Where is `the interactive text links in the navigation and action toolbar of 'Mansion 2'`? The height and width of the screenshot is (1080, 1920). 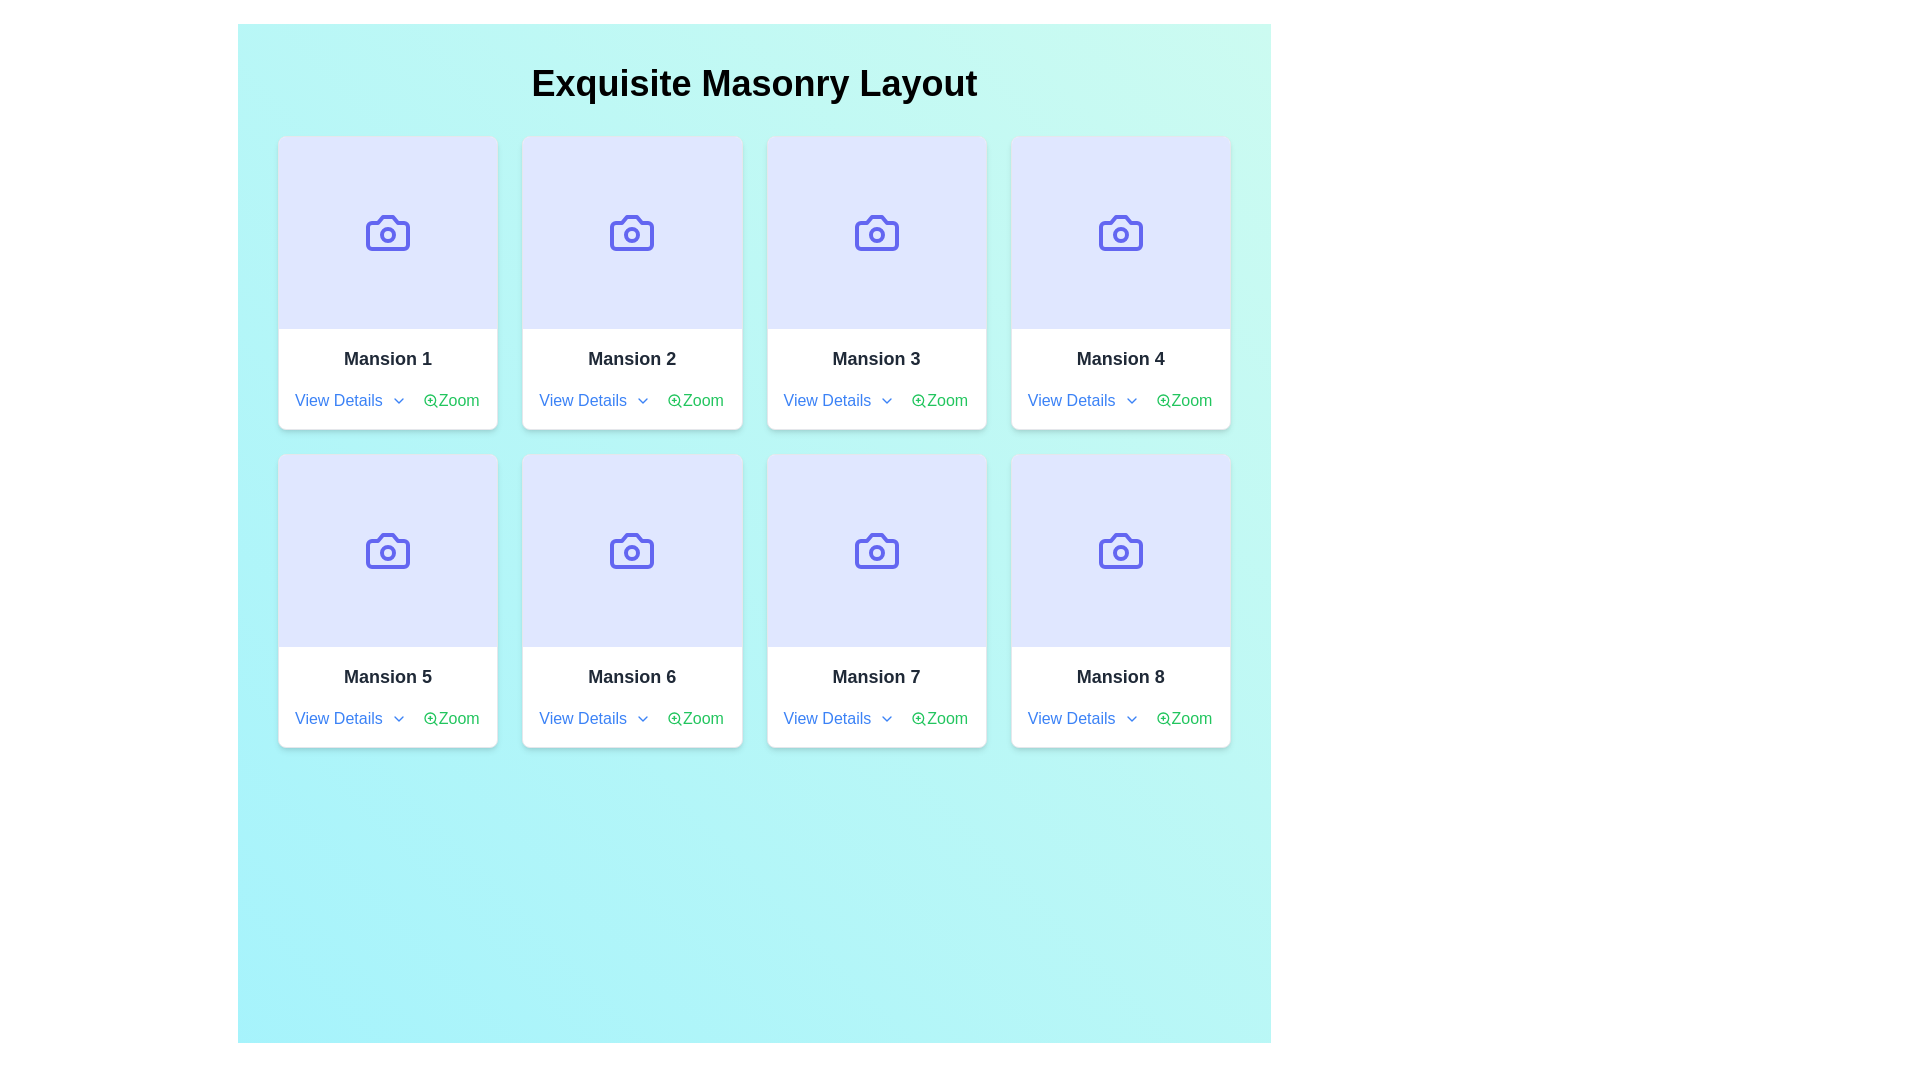 the interactive text links in the navigation and action toolbar of 'Mansion 2' is located at coordinates (631, 401).